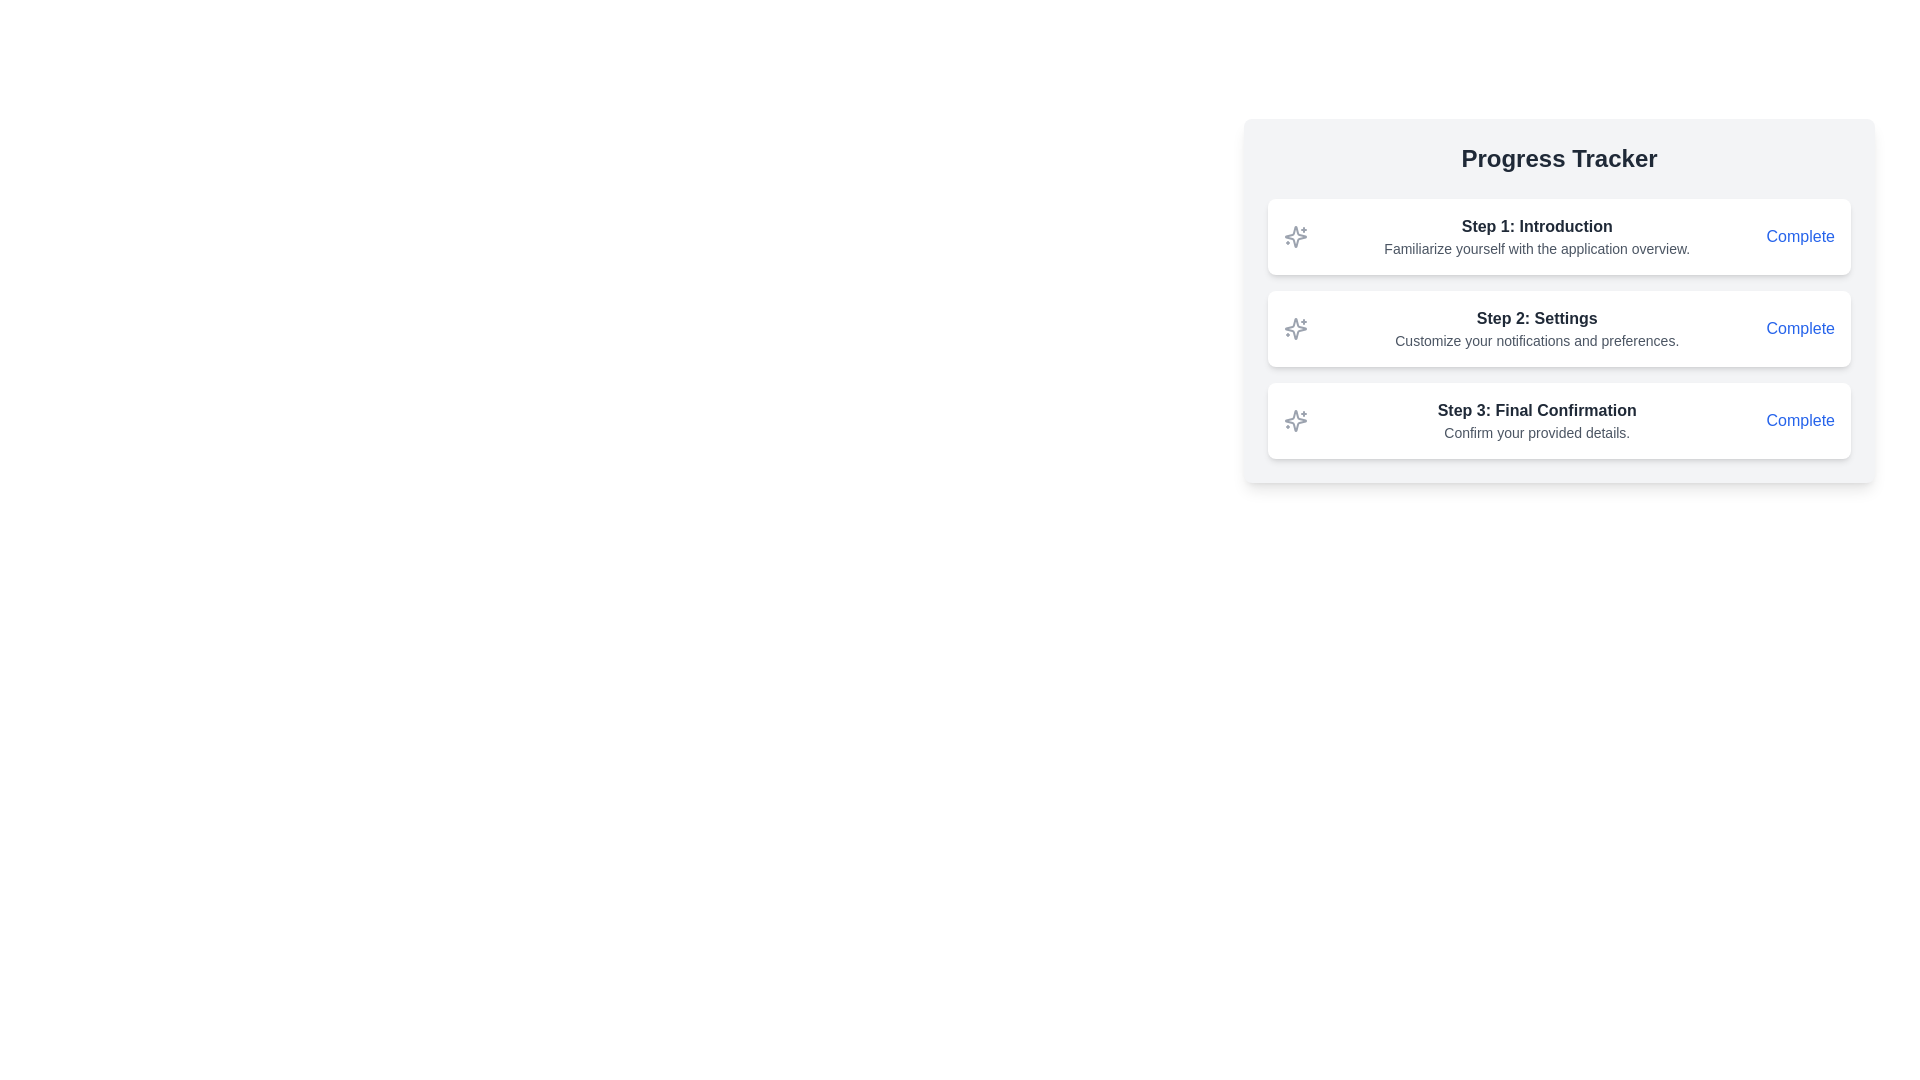  What do you see at coordinates (1536, 318) in the screenshot?
I see `the 'Step 2' title text in the multi-step process interface, which indicates the focus on settings and is positioned between 'Step 1: Introduction' and 'Step 3: Final Confirmation'` at bounding box center [1536, 318].